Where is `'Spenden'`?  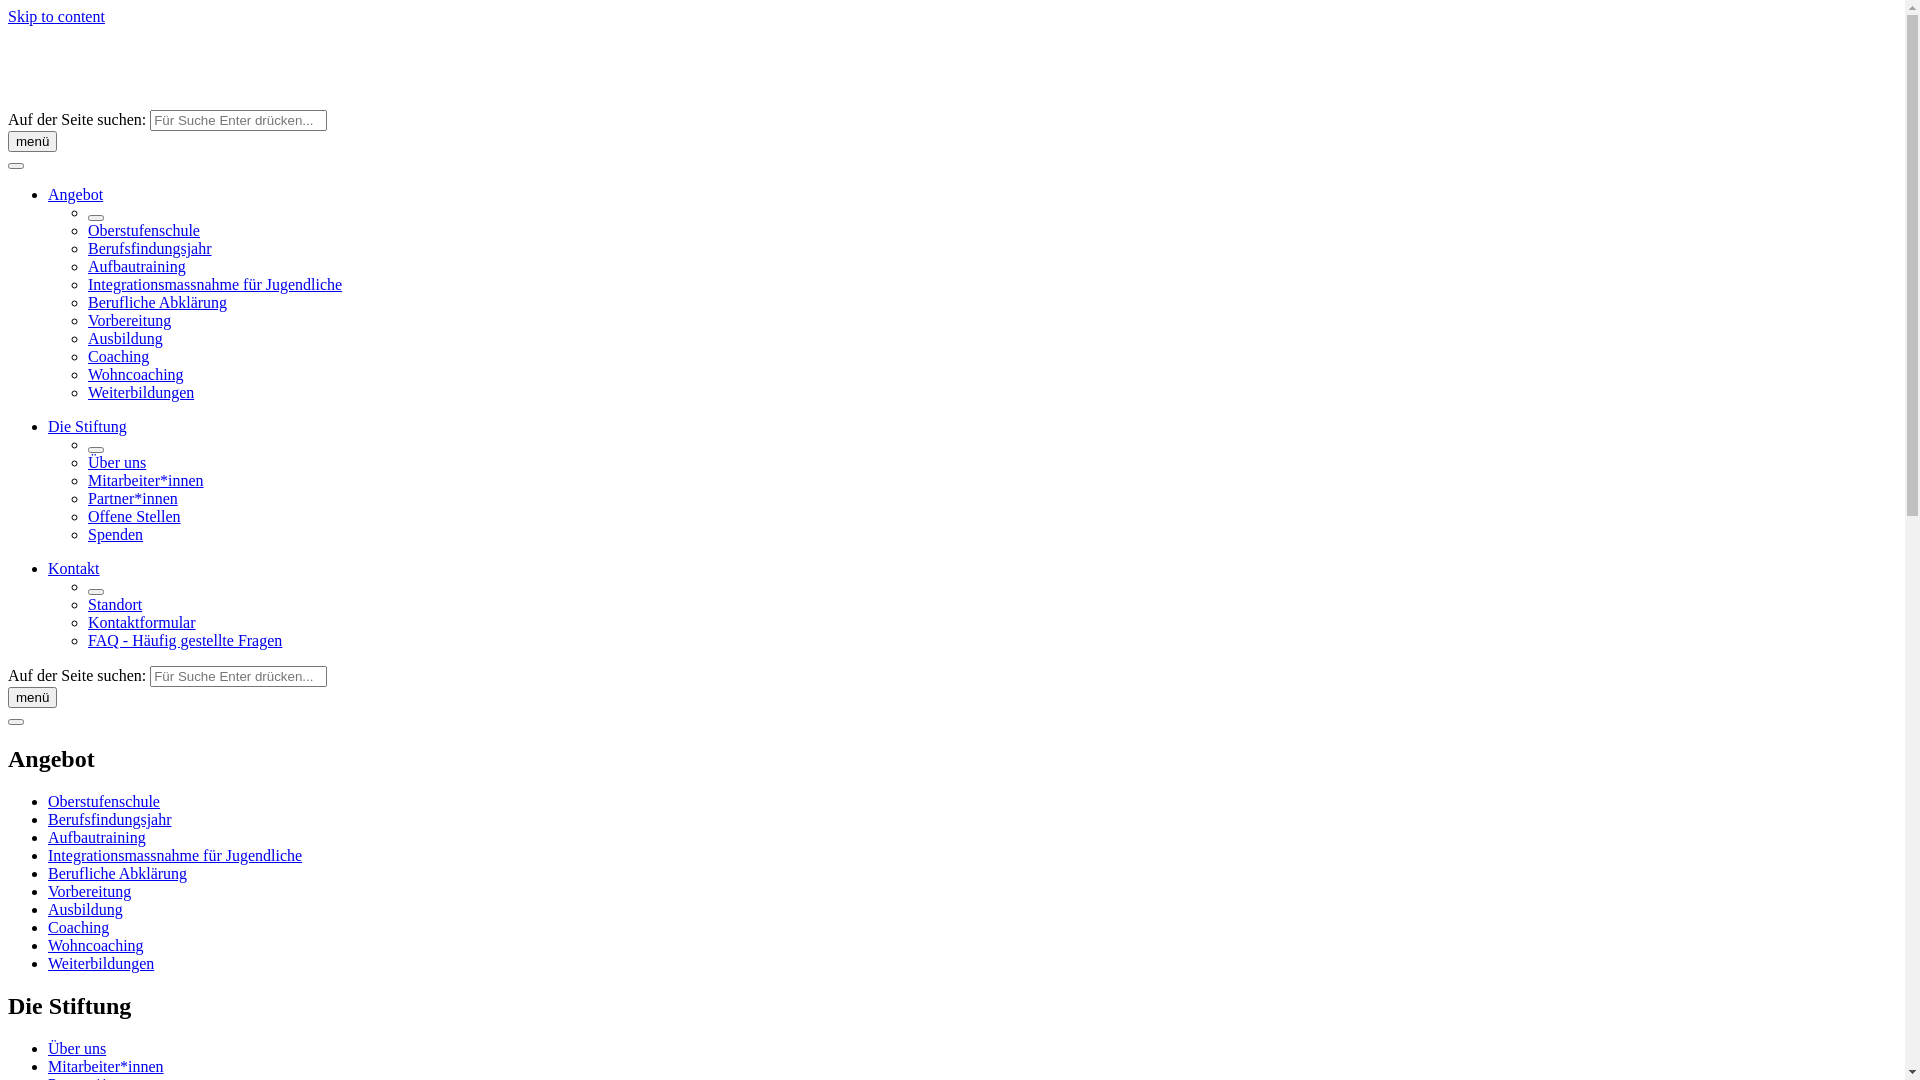
'Spenden' is located at coordinates (114, 533).